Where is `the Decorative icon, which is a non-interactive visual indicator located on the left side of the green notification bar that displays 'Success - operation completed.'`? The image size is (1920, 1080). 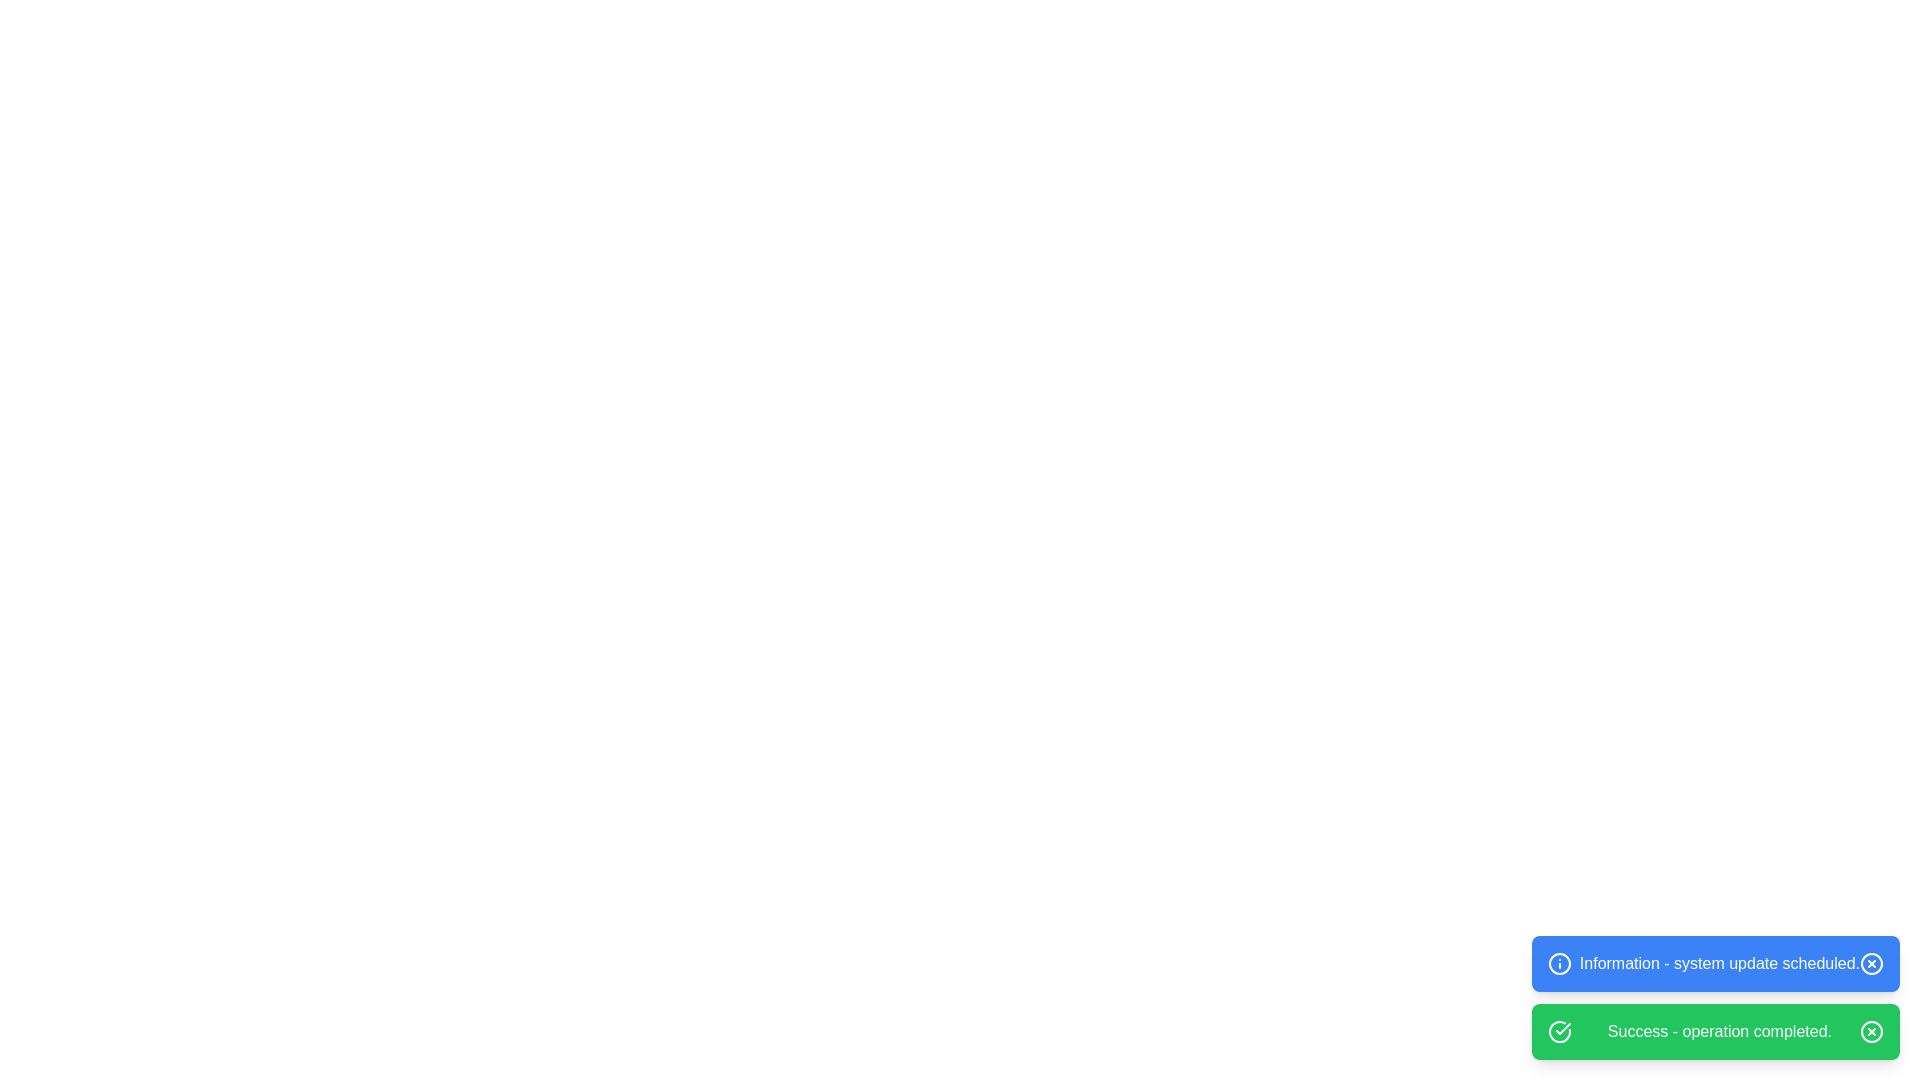 the Decorative icon, which is a non-interactive visual indicator located on the left side of the green notification bar that displays 'Success - operation completed.' is located at coordinates (1558, 1032).